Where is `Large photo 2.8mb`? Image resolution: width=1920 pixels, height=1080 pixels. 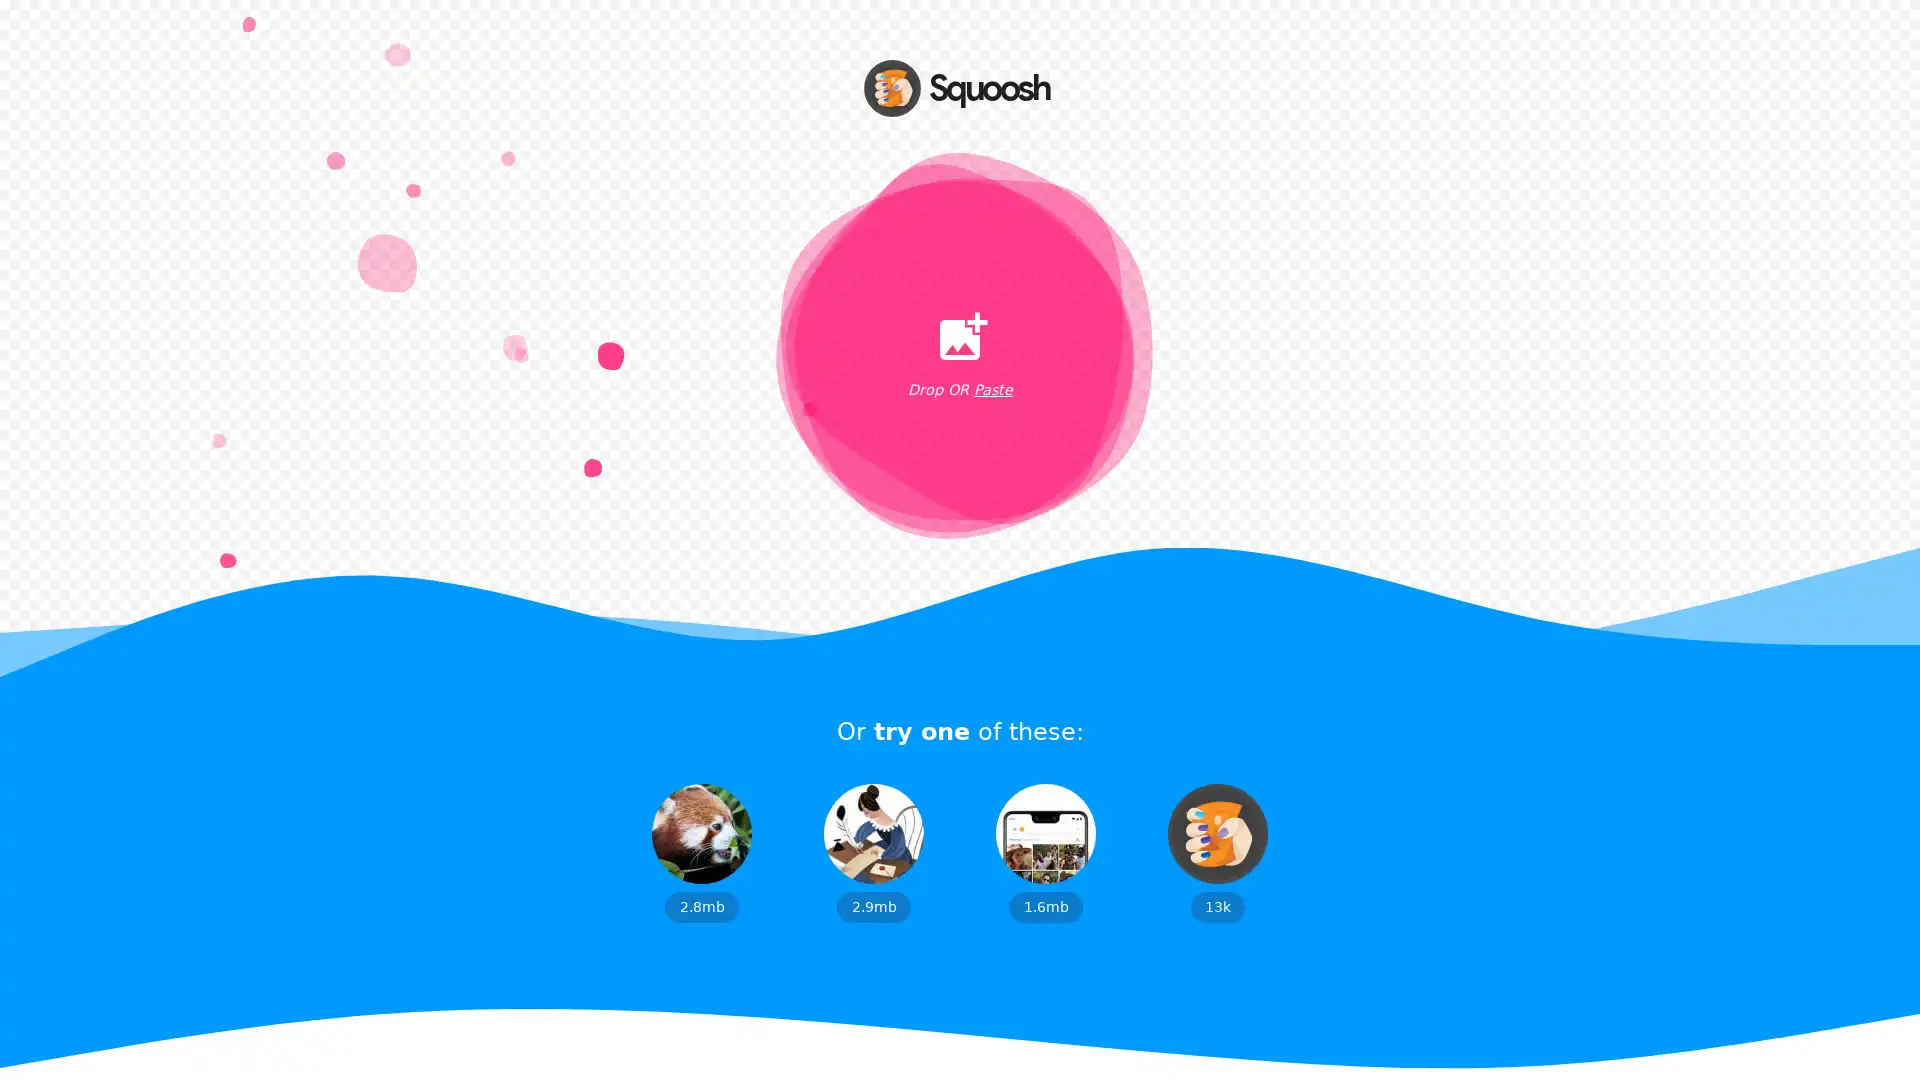
Large photo 2.8mb is located at coordinates (701, 852).